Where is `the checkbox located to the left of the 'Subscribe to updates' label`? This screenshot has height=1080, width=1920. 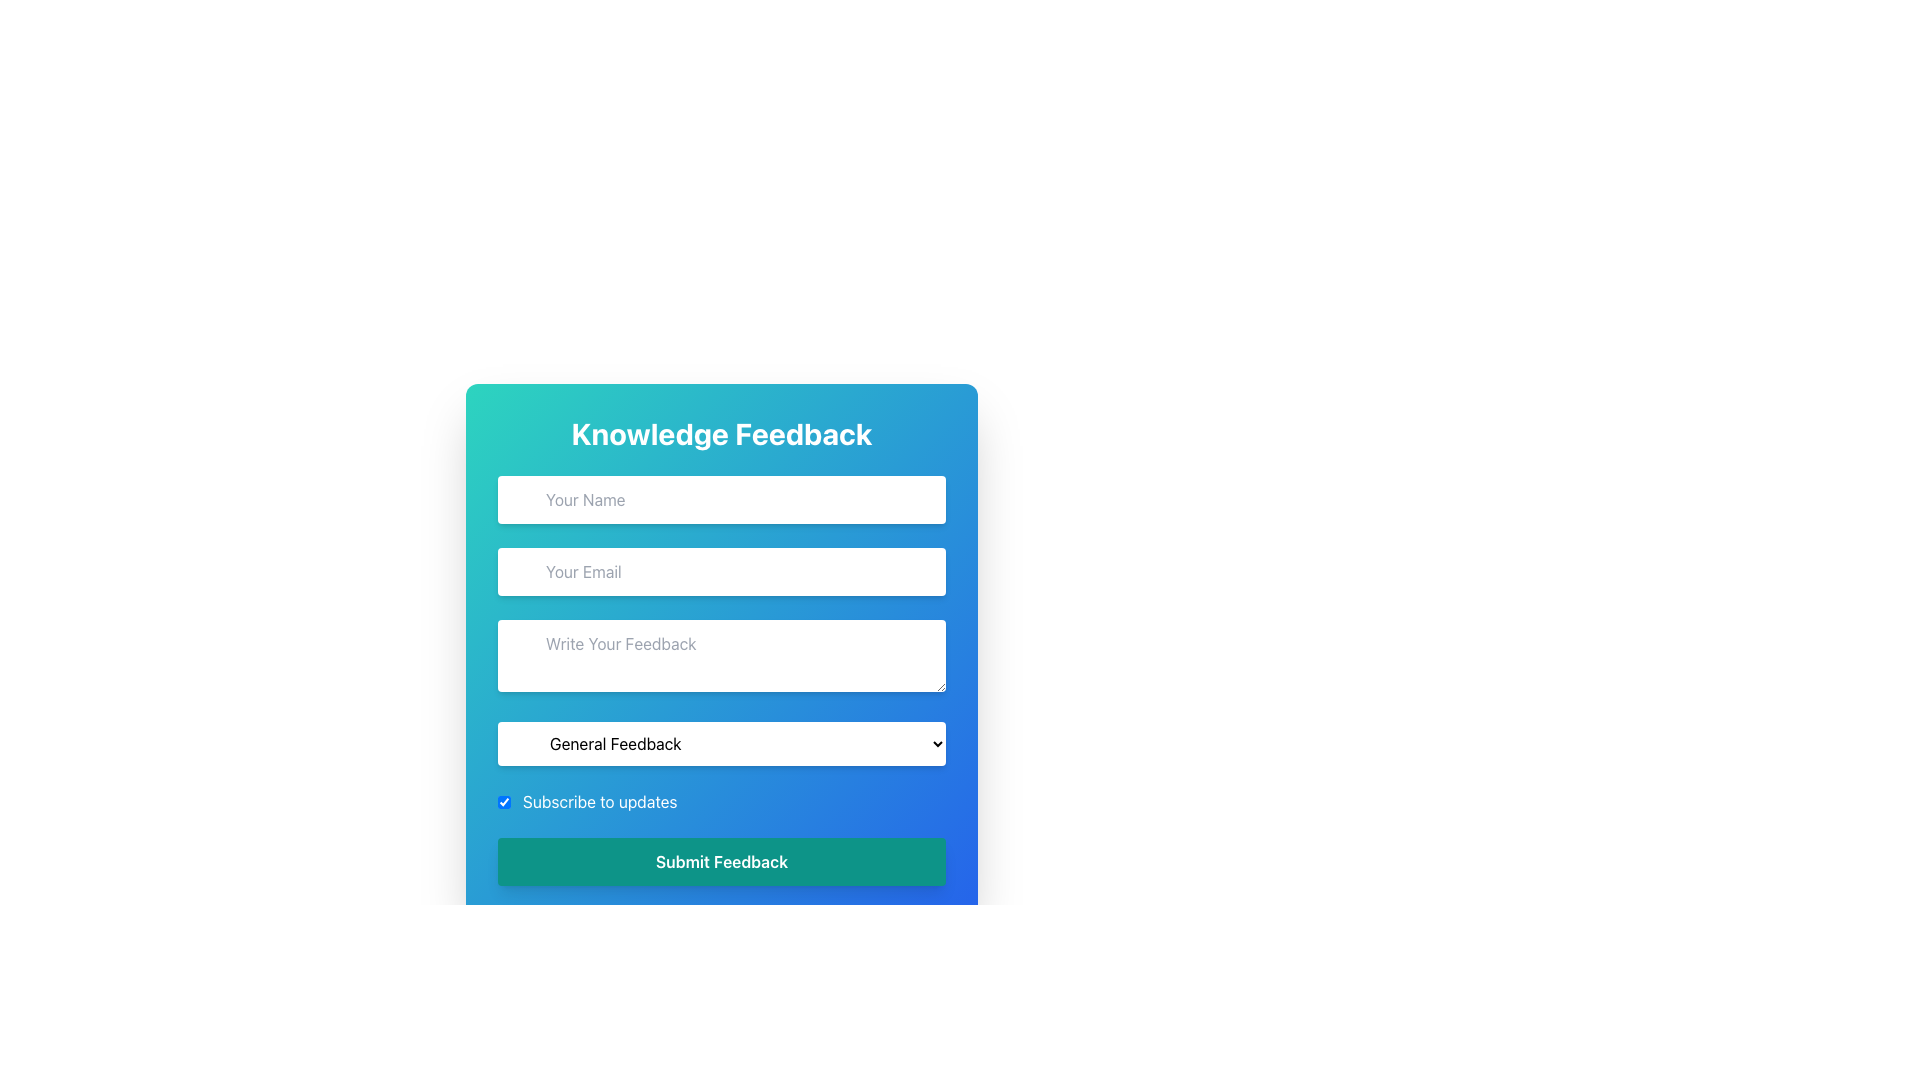
the checkbox located to the left of the 'Subscribe to updates' label is located at coordinates (504, 801).